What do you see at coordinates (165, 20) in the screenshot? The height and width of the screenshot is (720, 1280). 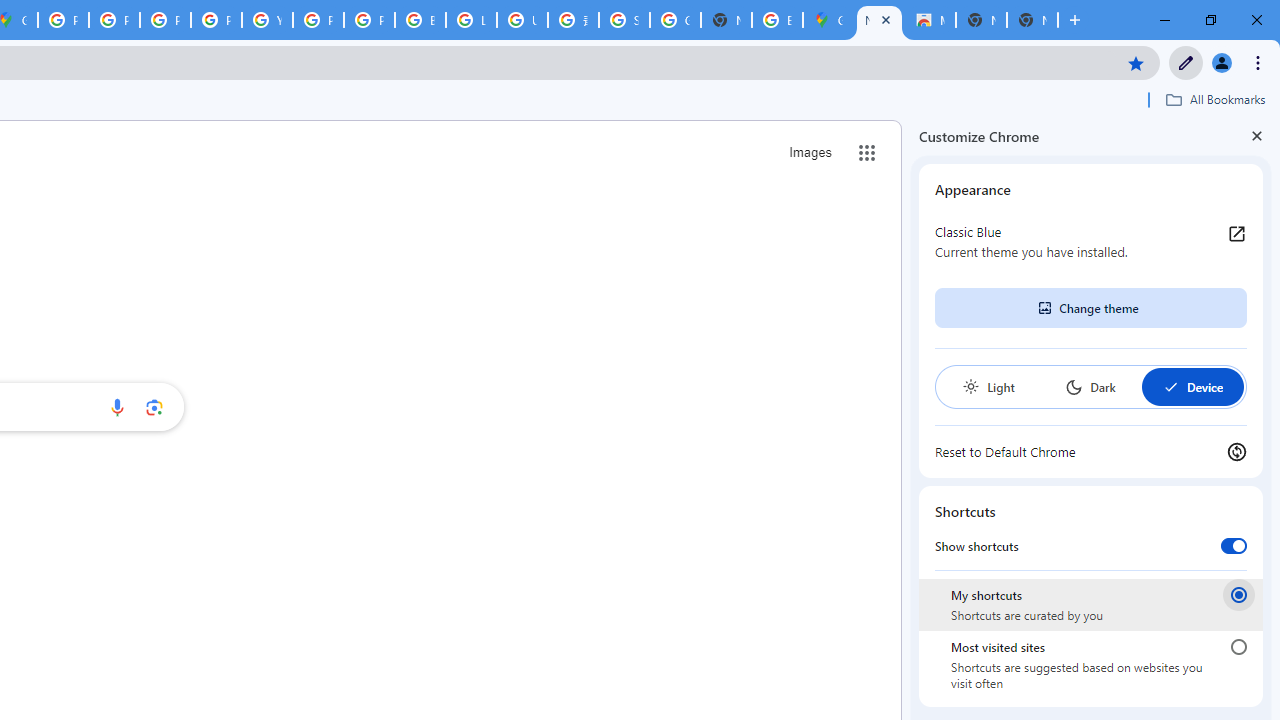 I see `'Privacy Help Center - Policies Help'` at bounding box center [165, 20].